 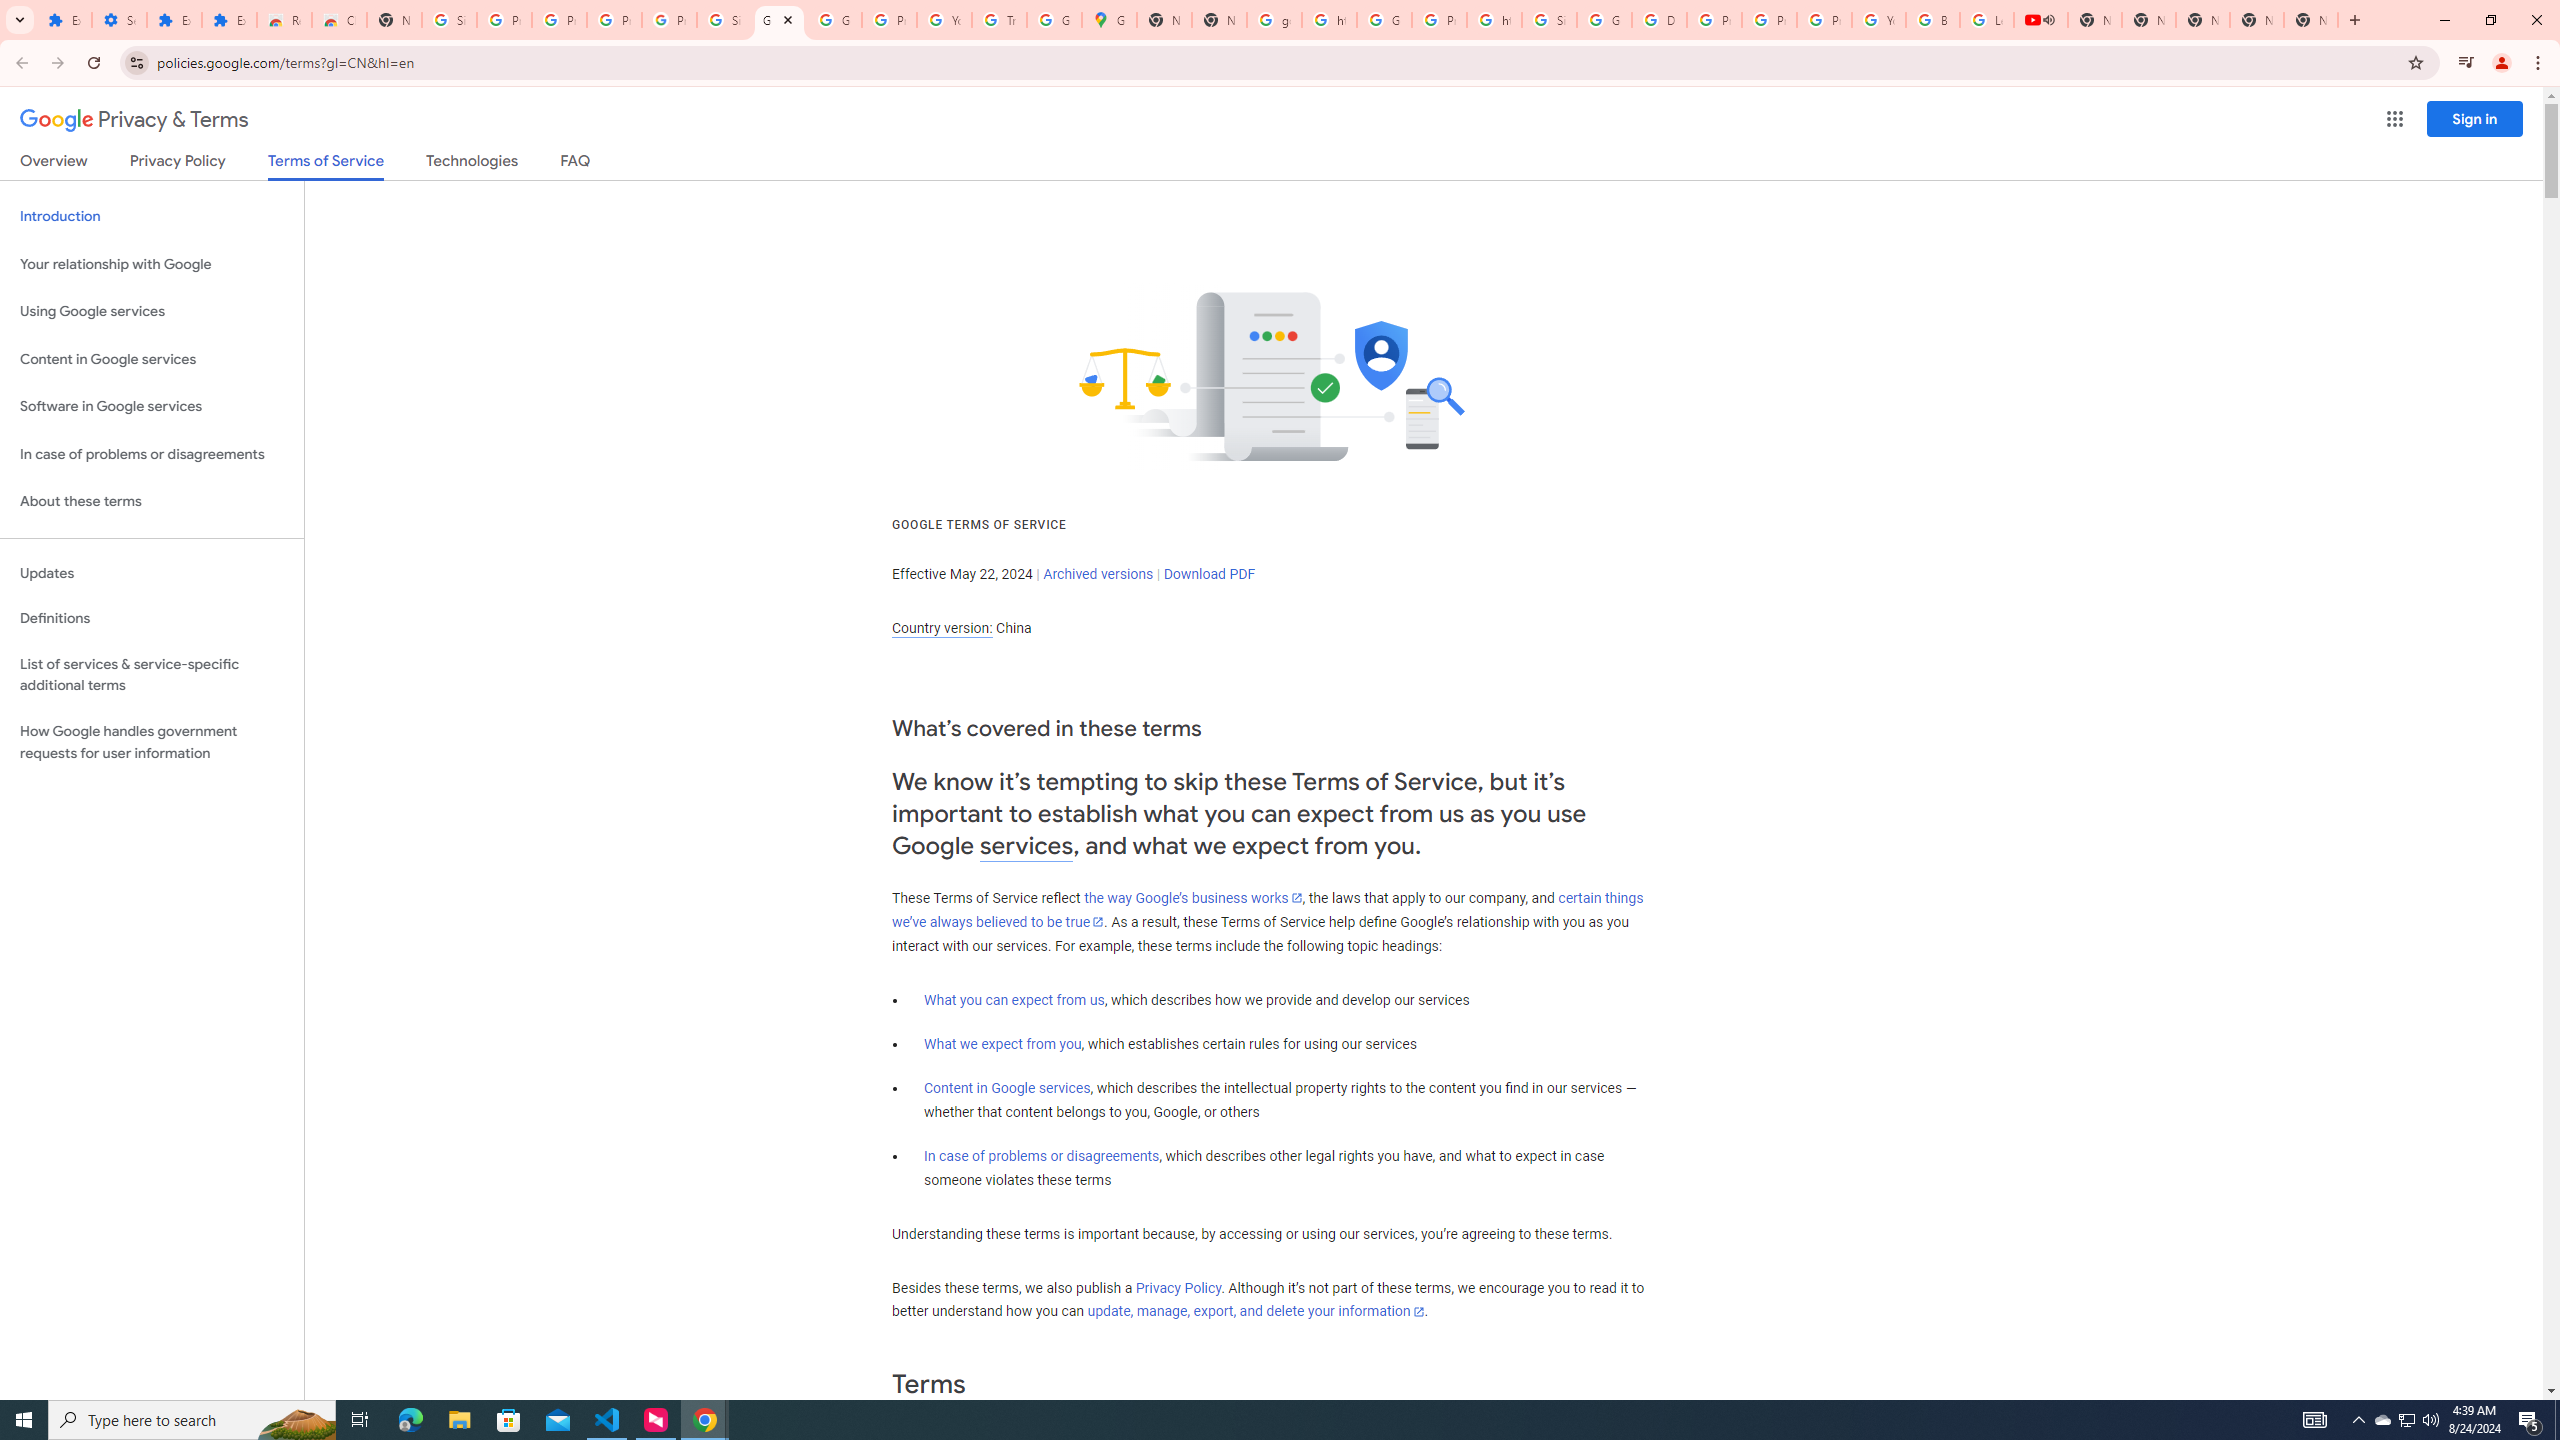 I want to click on 'Sign in - Google Accounts', so click(x=723, y=19).